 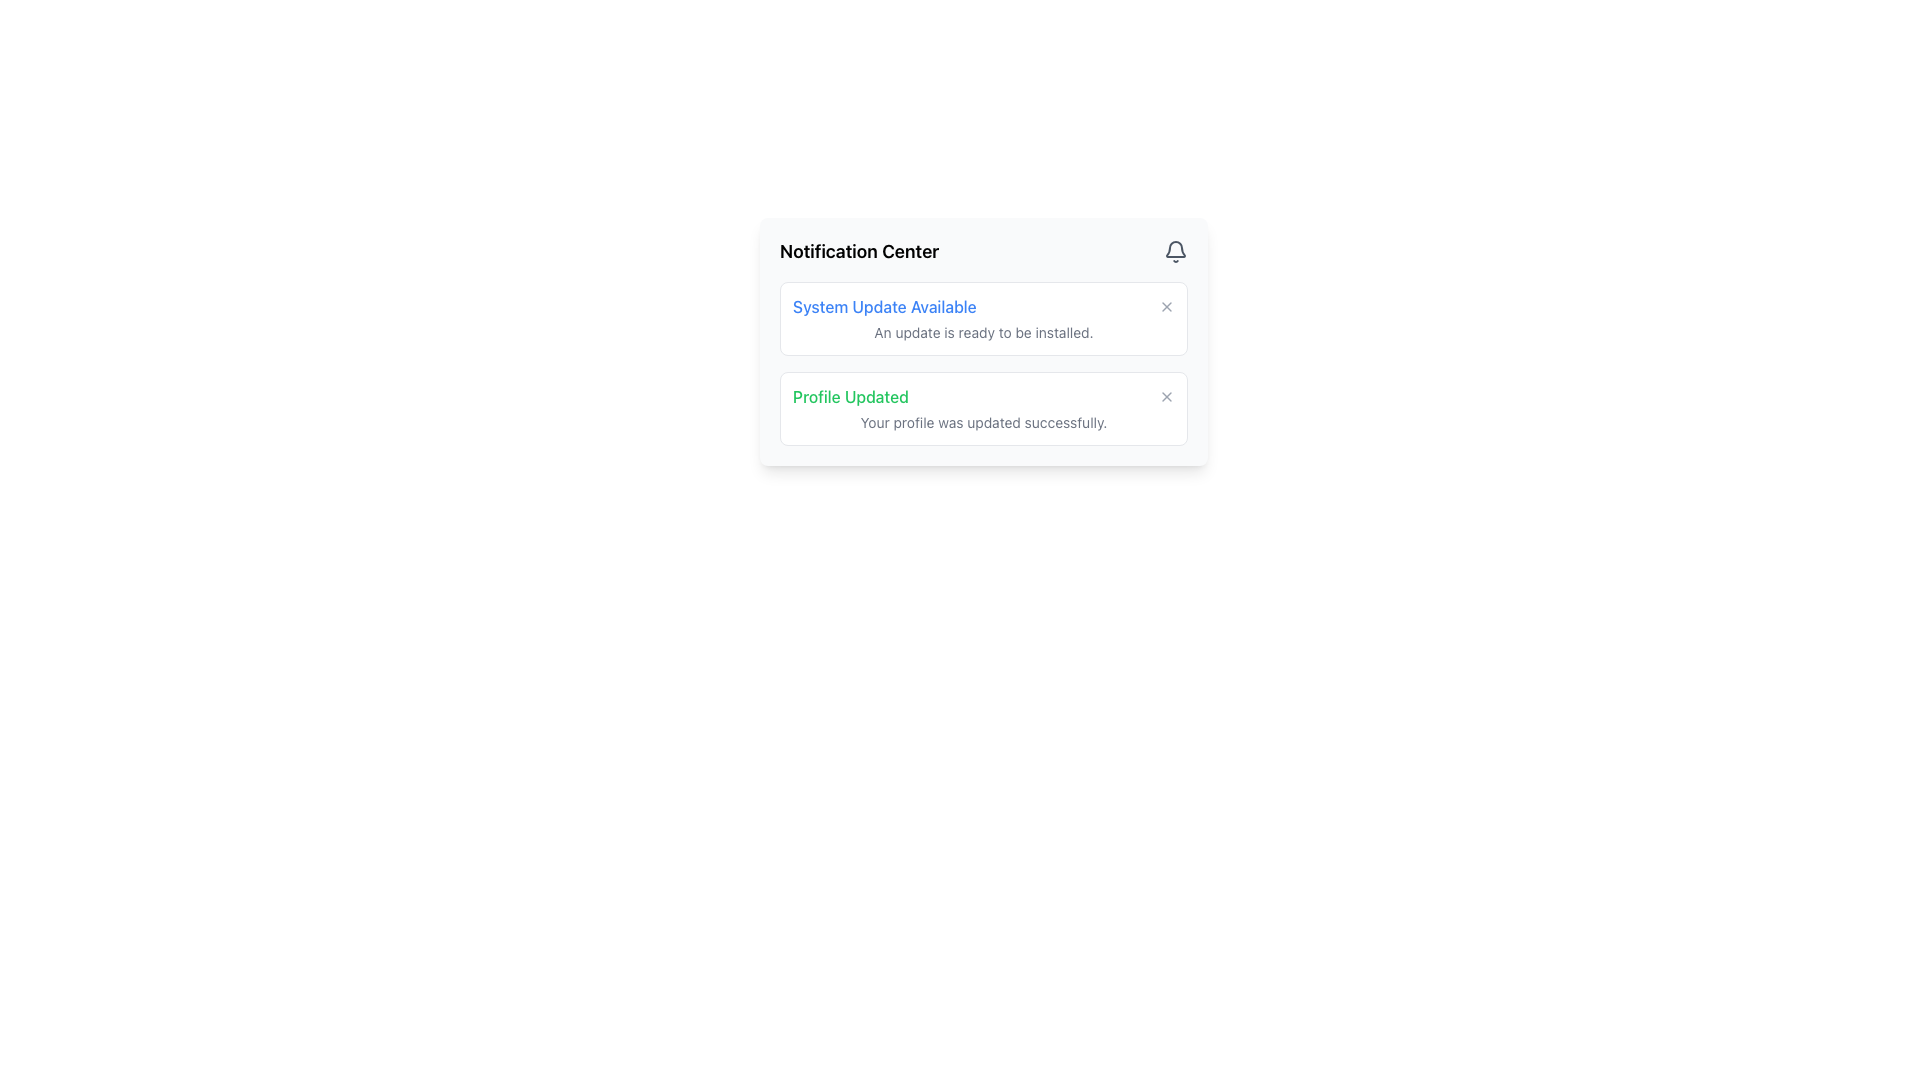 I want to click on the close button for the notification in the Notification Center, so click(x=1166, y=307).